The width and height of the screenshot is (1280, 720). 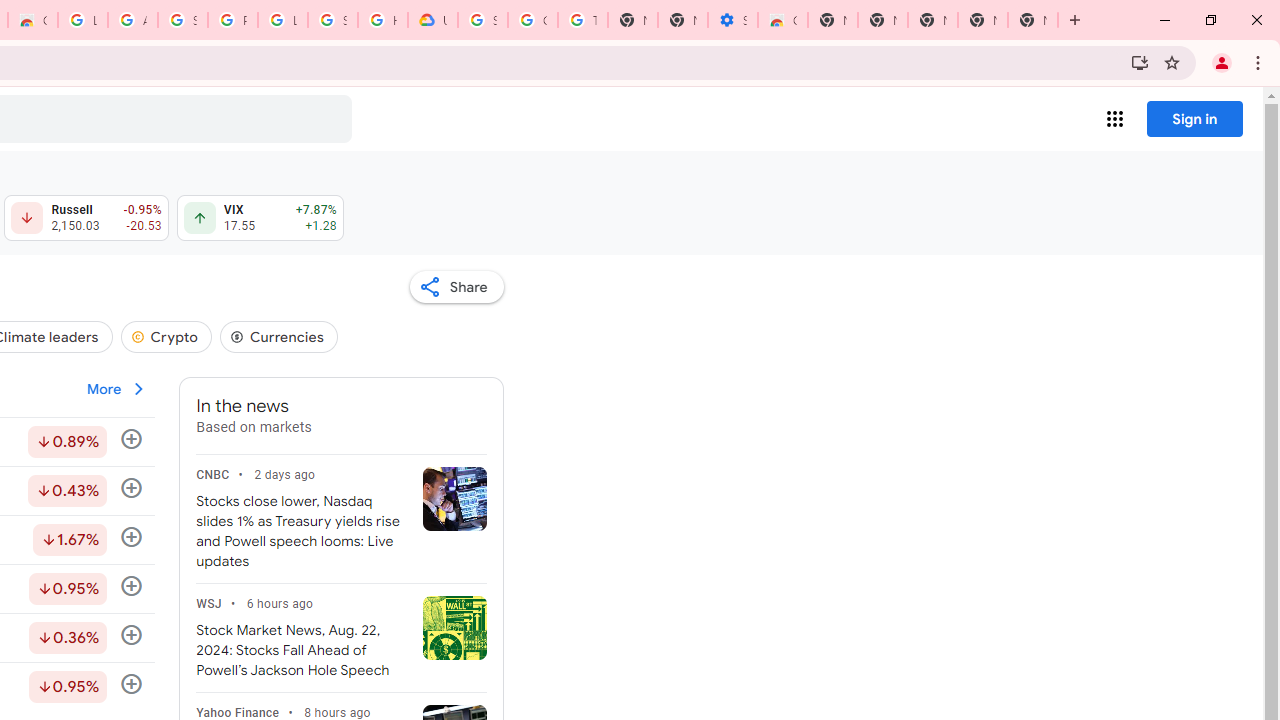 What do you see at coordinates (731, 20) in the screenshot?
I see `'Settings - Accessibility'` at bounding box center [731, 20].